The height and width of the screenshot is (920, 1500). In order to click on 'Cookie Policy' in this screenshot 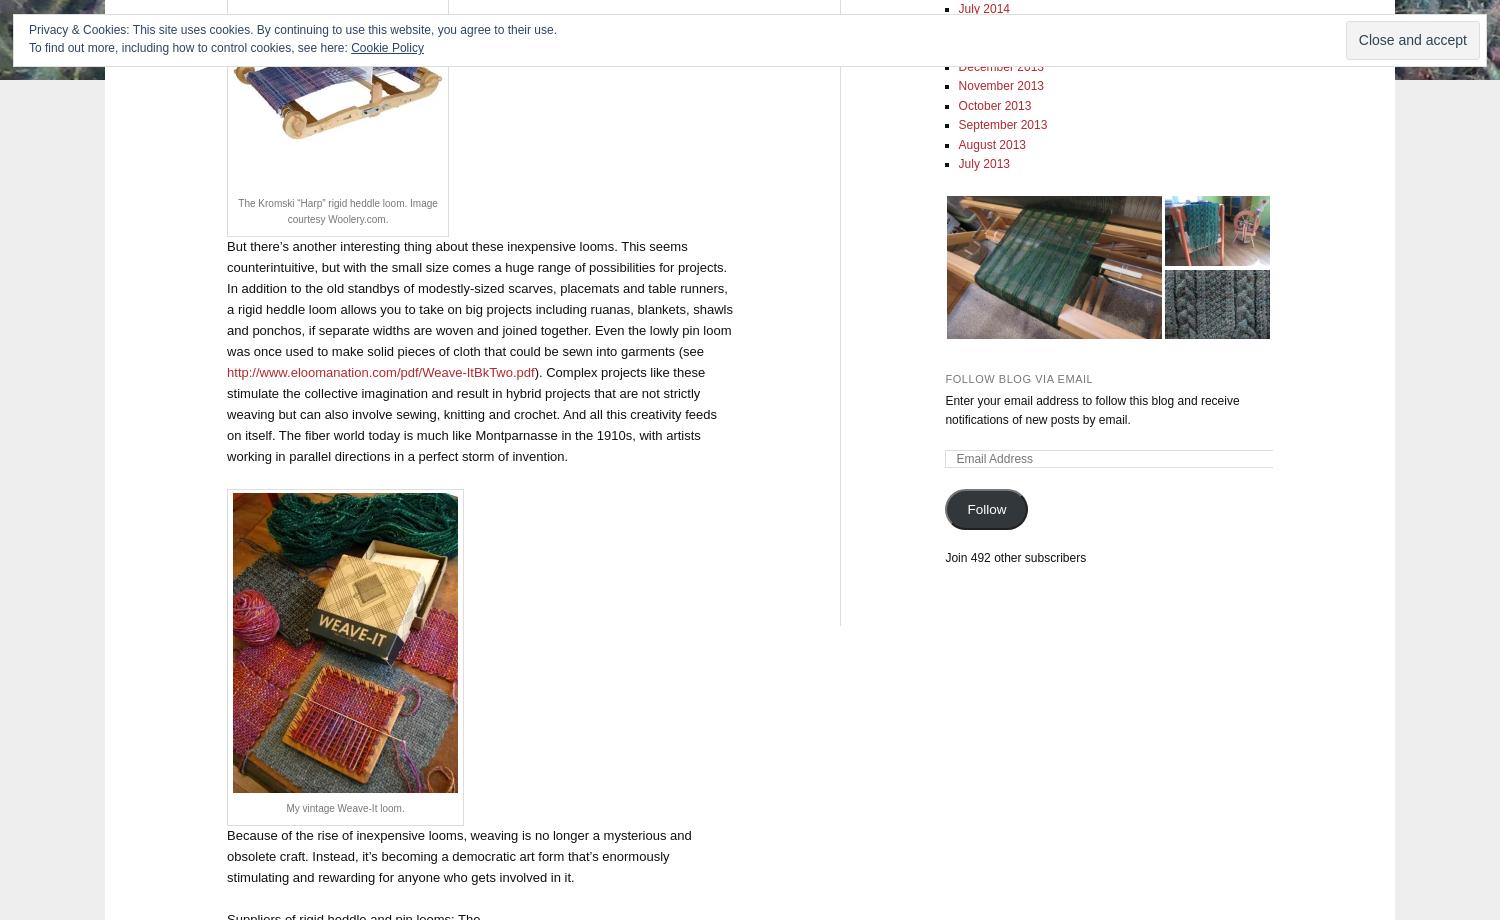, I will do `click(387, 48)`.